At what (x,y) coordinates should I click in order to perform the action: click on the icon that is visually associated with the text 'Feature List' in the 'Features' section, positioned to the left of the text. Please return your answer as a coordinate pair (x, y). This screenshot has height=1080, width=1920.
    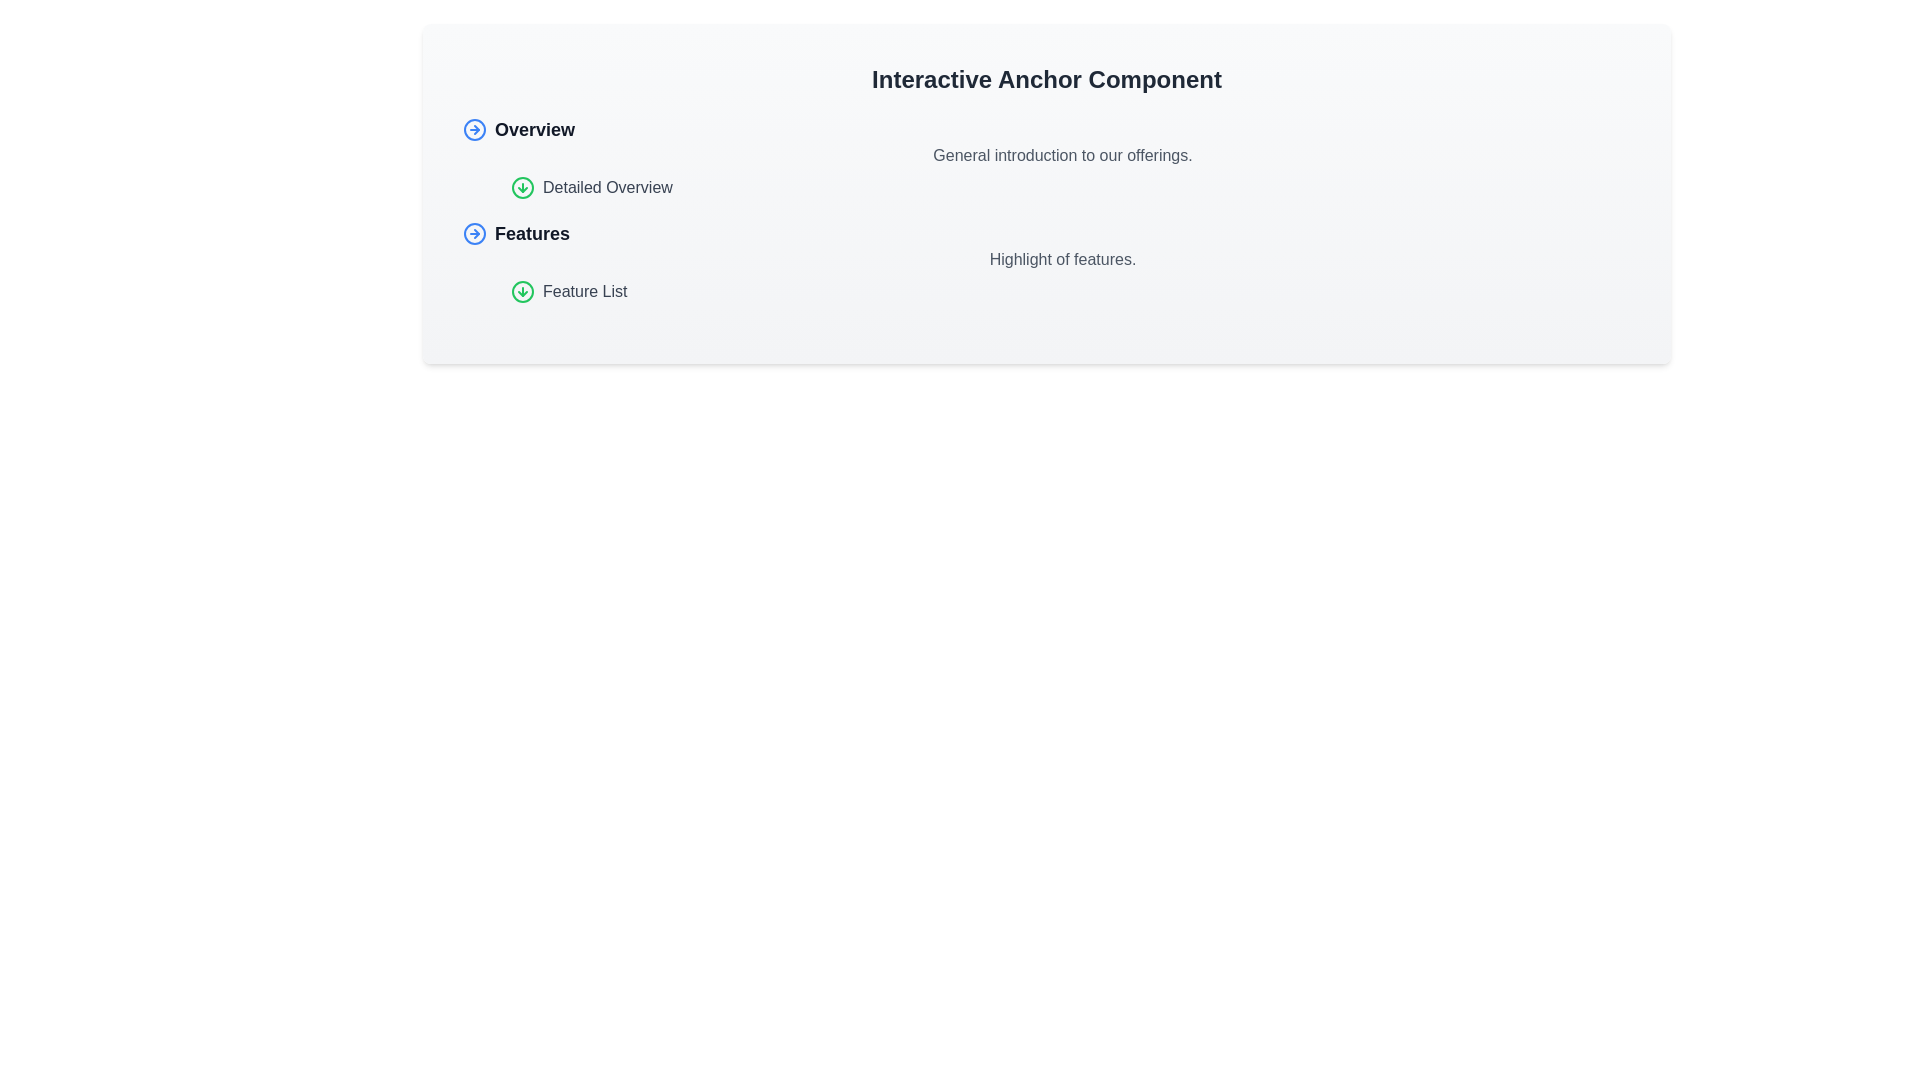
    Looking at the image, I should click on (523, 292).